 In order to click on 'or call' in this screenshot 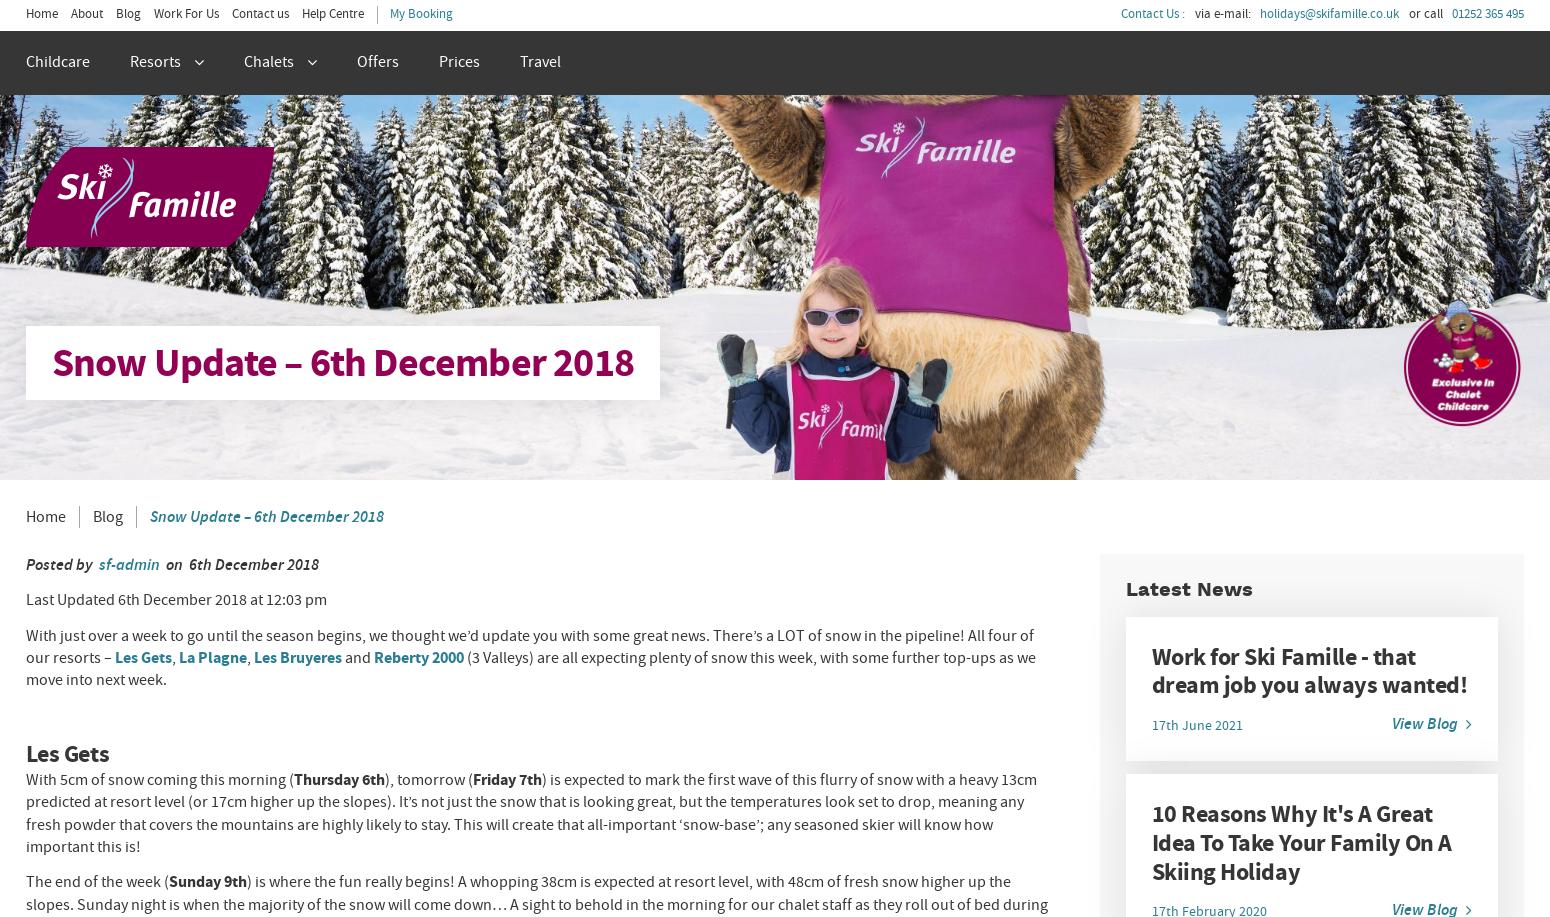, I will do `click(1424, 14)`.